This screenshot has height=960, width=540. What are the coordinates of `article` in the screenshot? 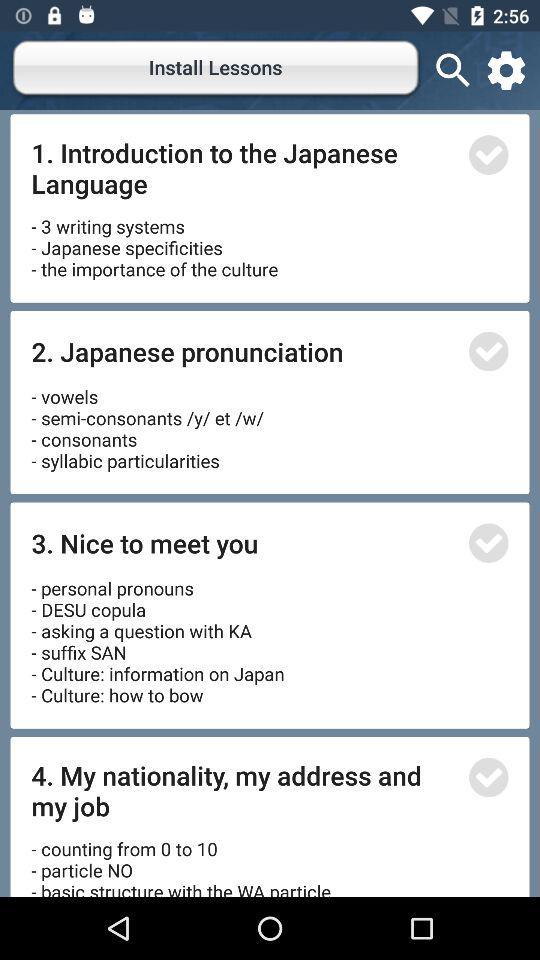 It's located at (487, 543).